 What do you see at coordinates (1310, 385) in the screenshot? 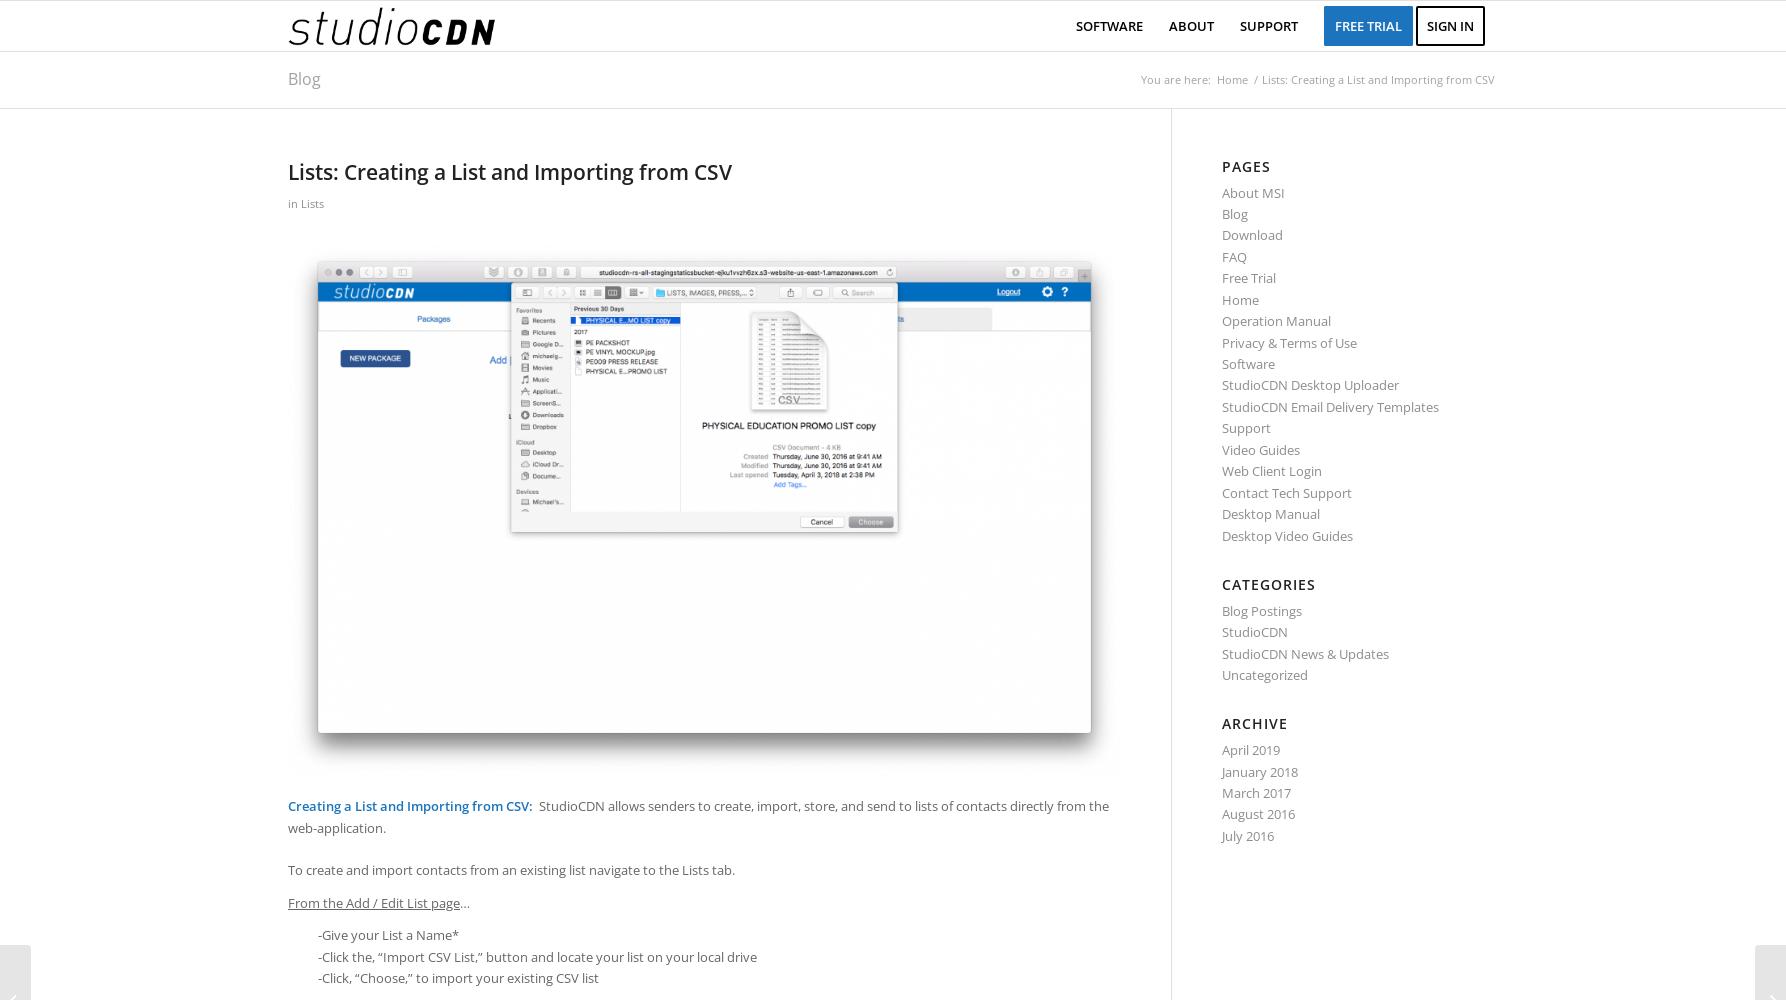
I see `'StudioCDN Desktop Uploader'` at bounding box center [1310, 385].